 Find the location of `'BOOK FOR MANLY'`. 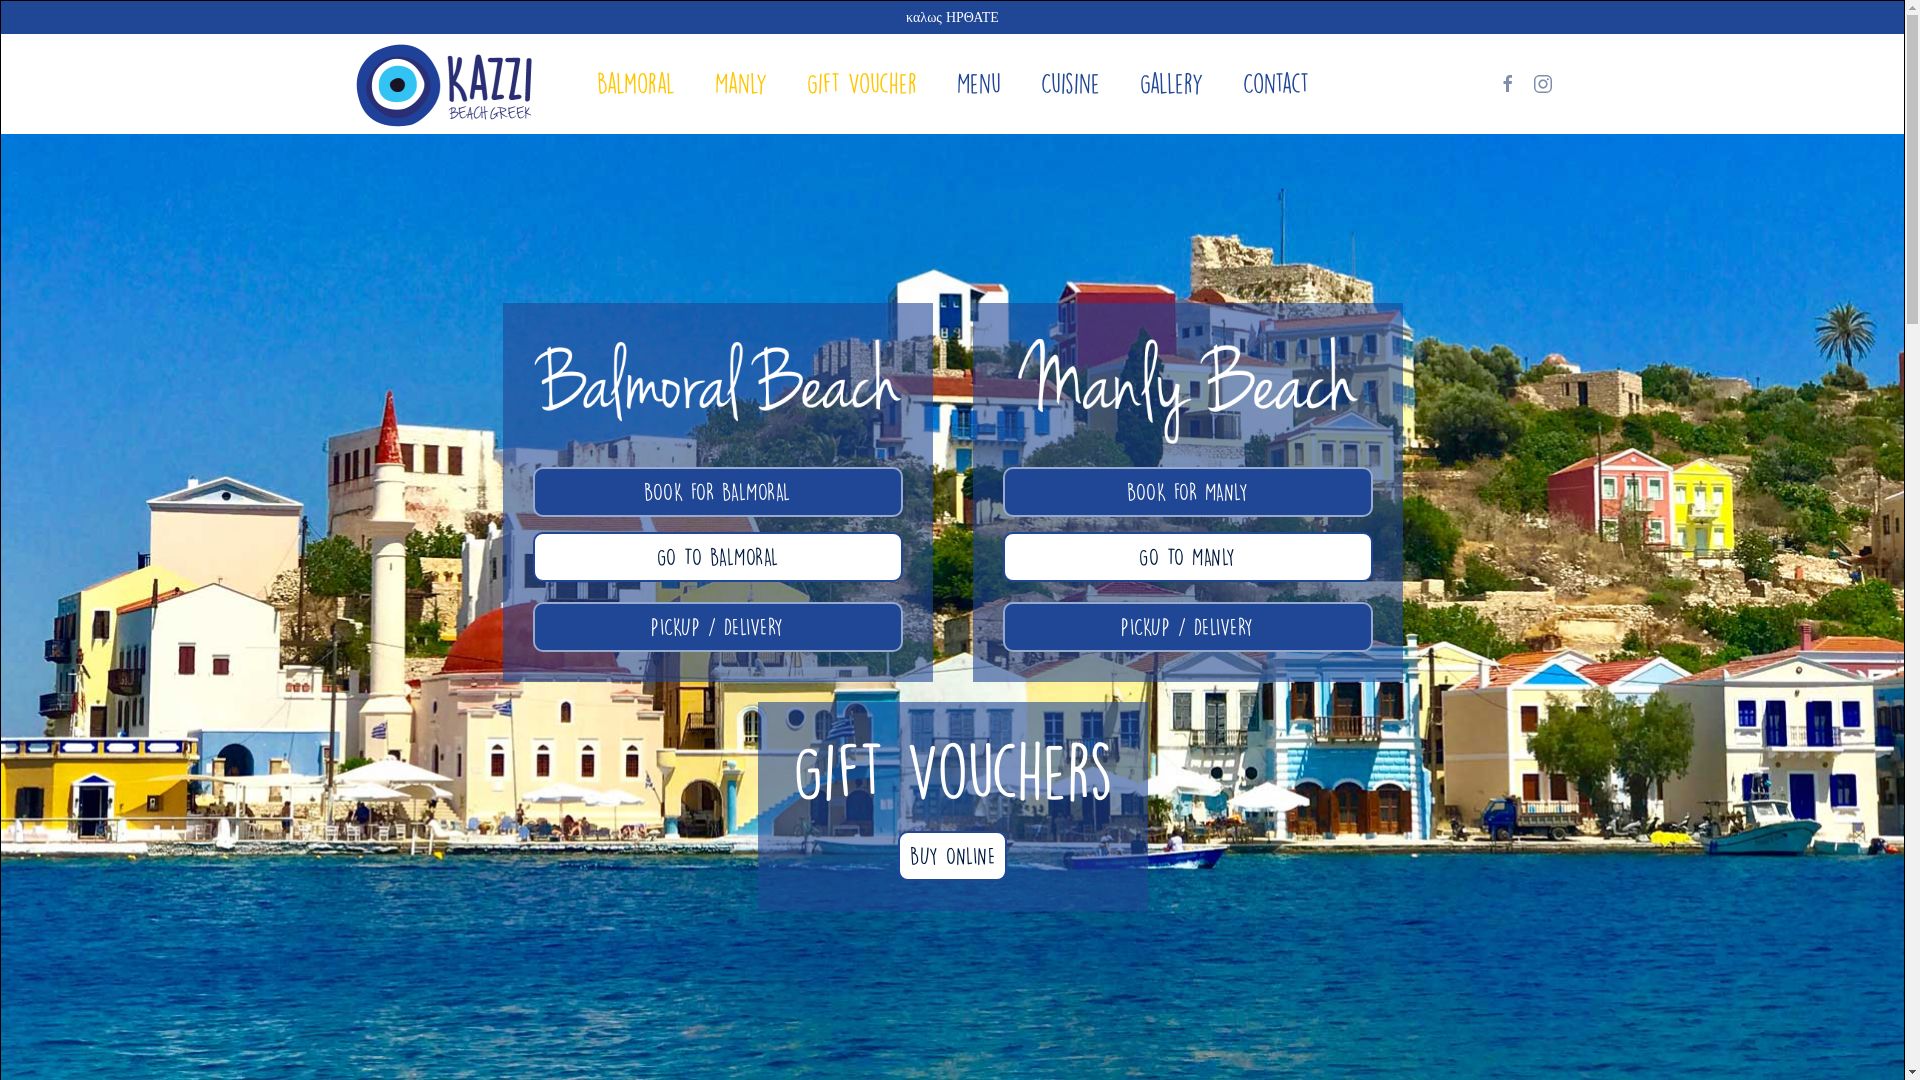

'BOOK FOR MANLY' is located at coordinates (1186, 492).